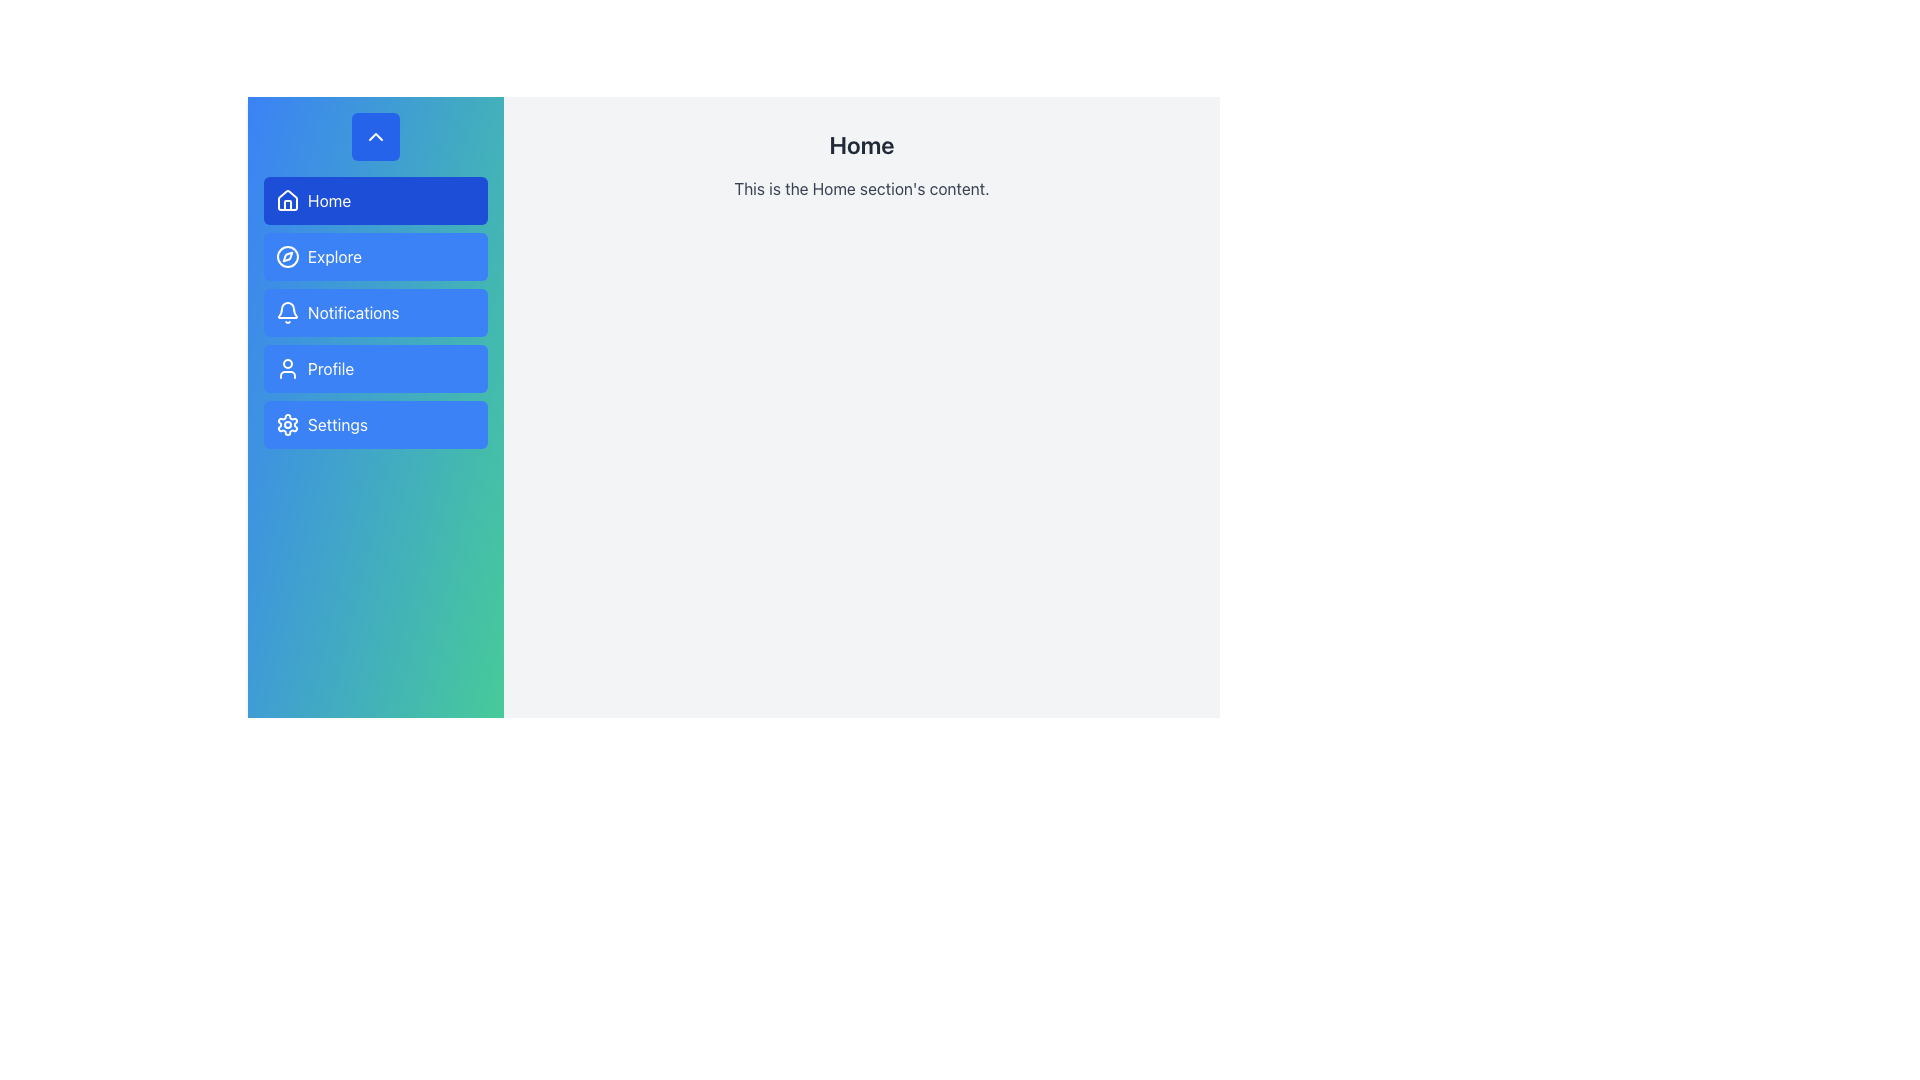 The image size is (1920, 1080). What do you see at coordinates (375, 312) in the screenshot?
I see `the 'Notifications' button, which is the third button in a vertically stacked list within a sidebar menu` at bounding box center [375, 312].